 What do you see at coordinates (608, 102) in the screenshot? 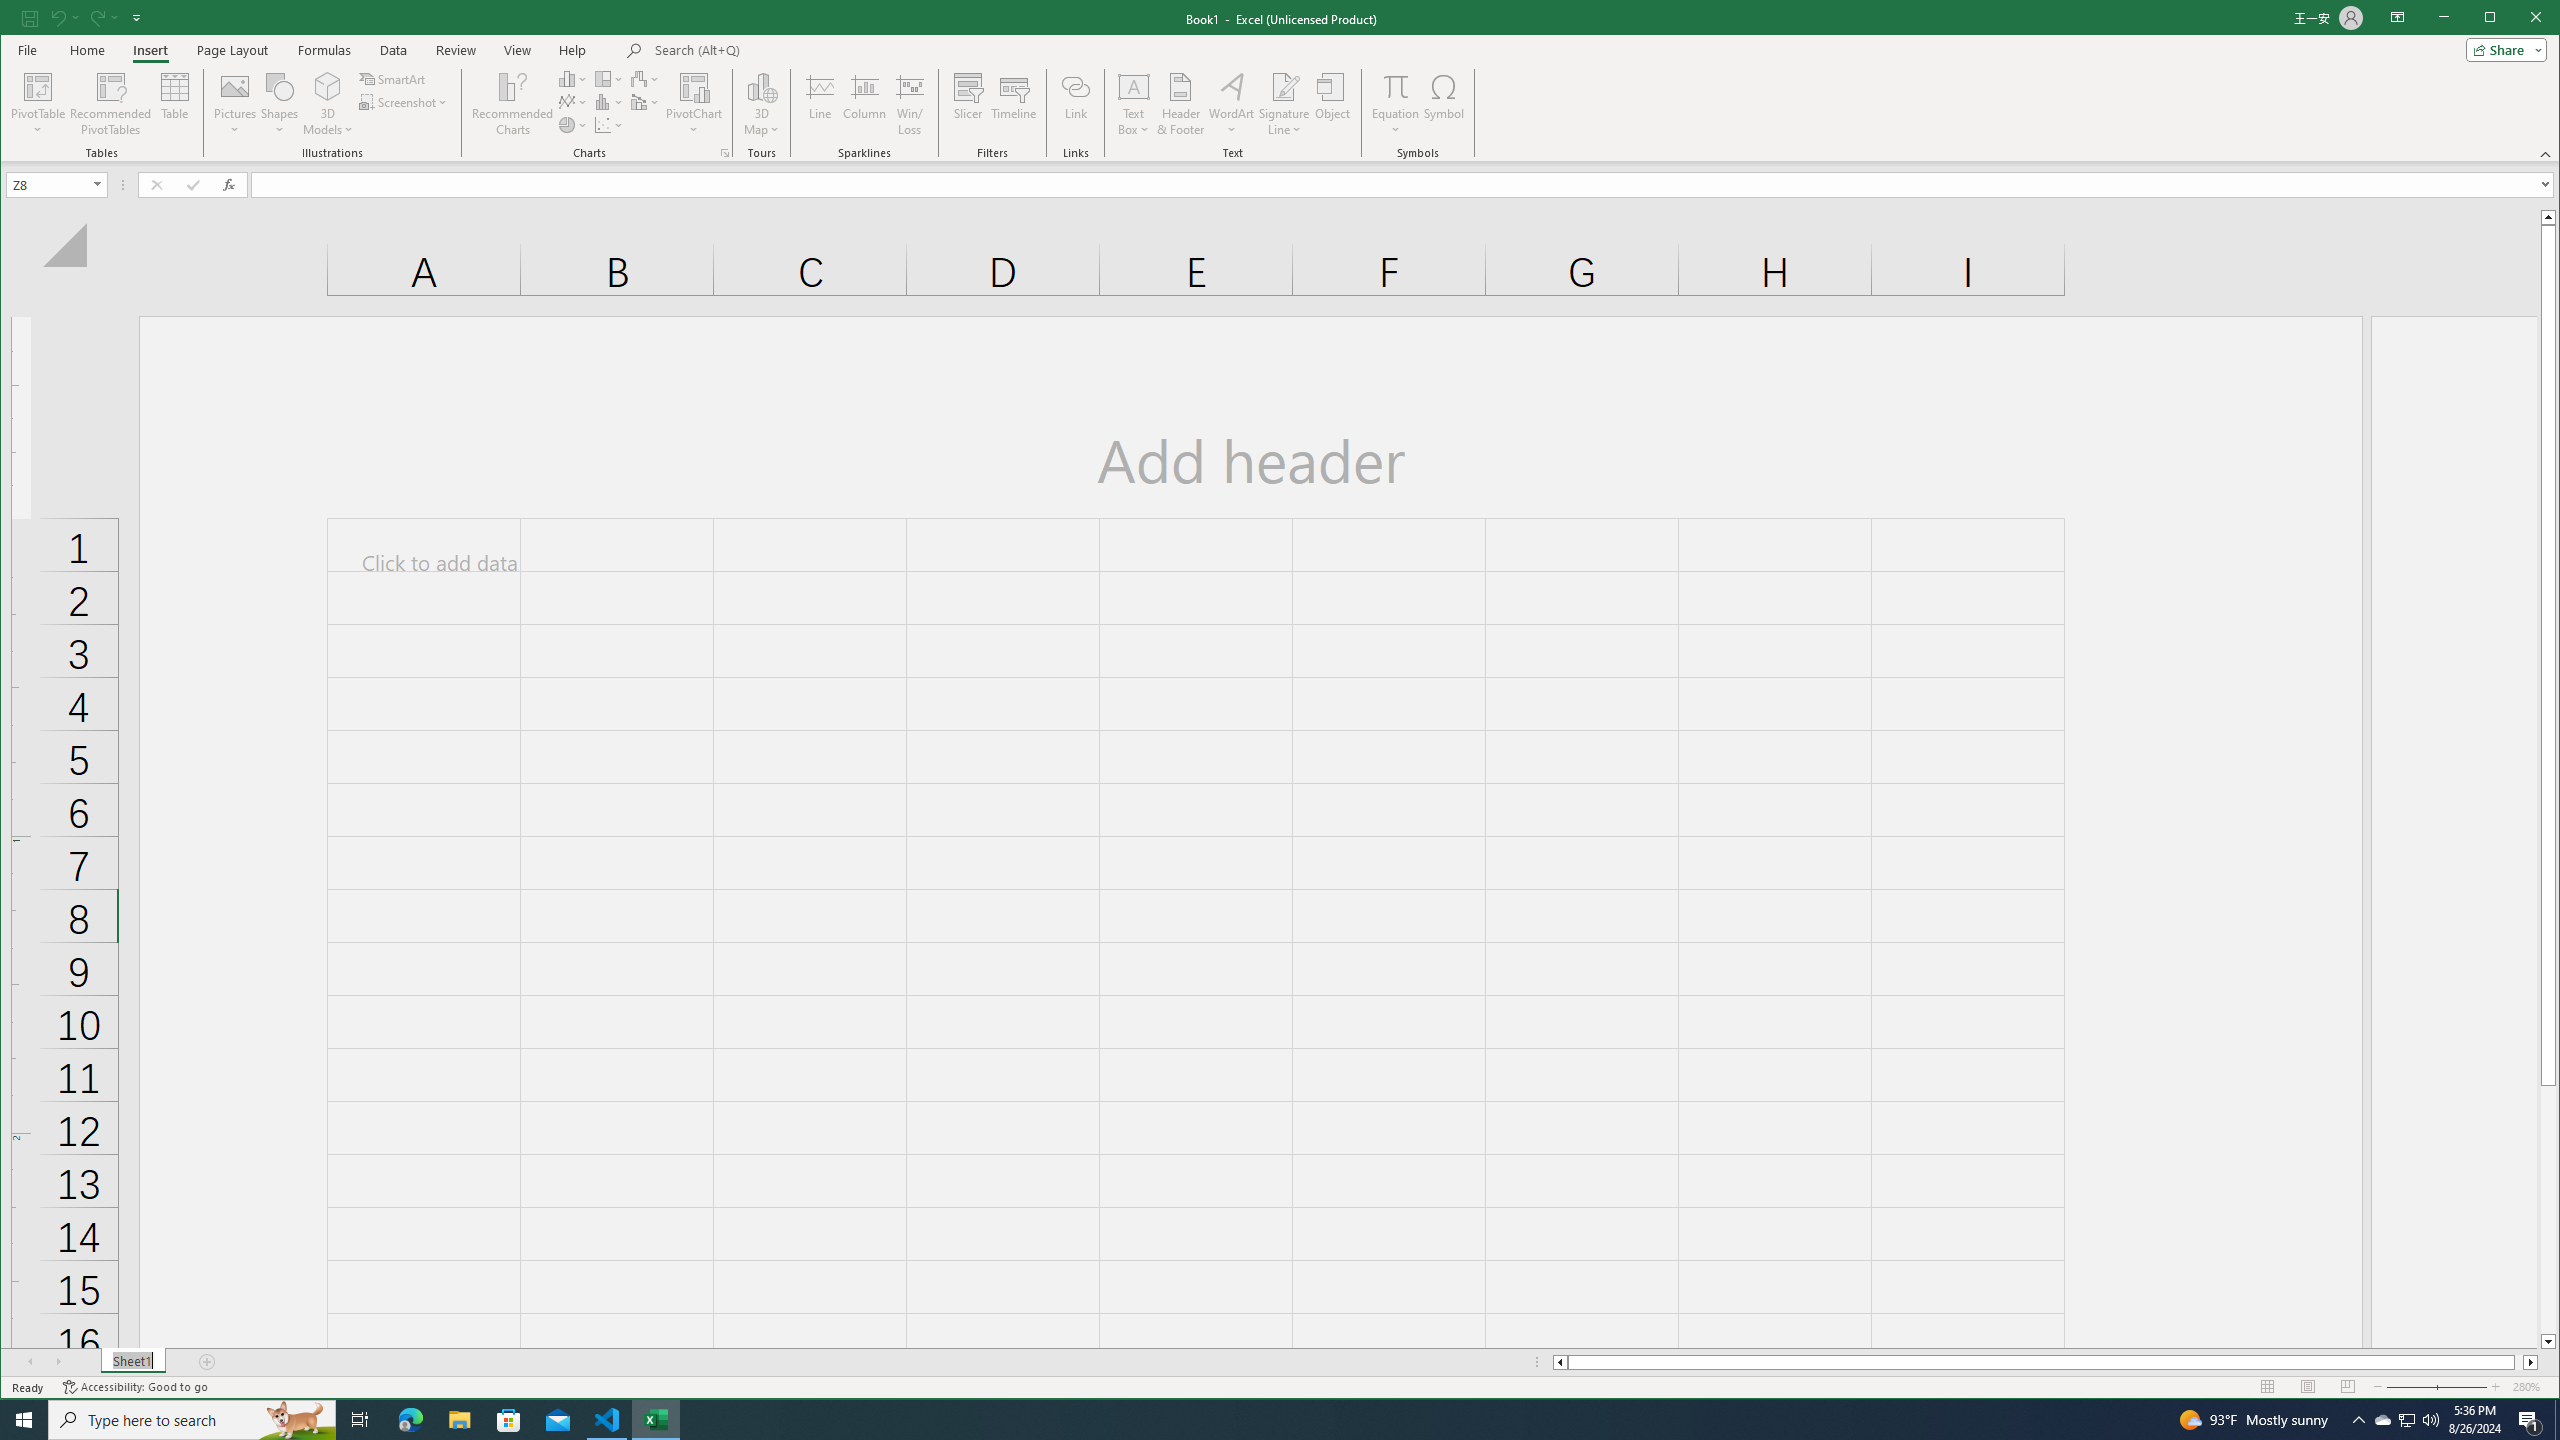
I see `'Insert Statistic Chart'` at bounding box center [608, 102].